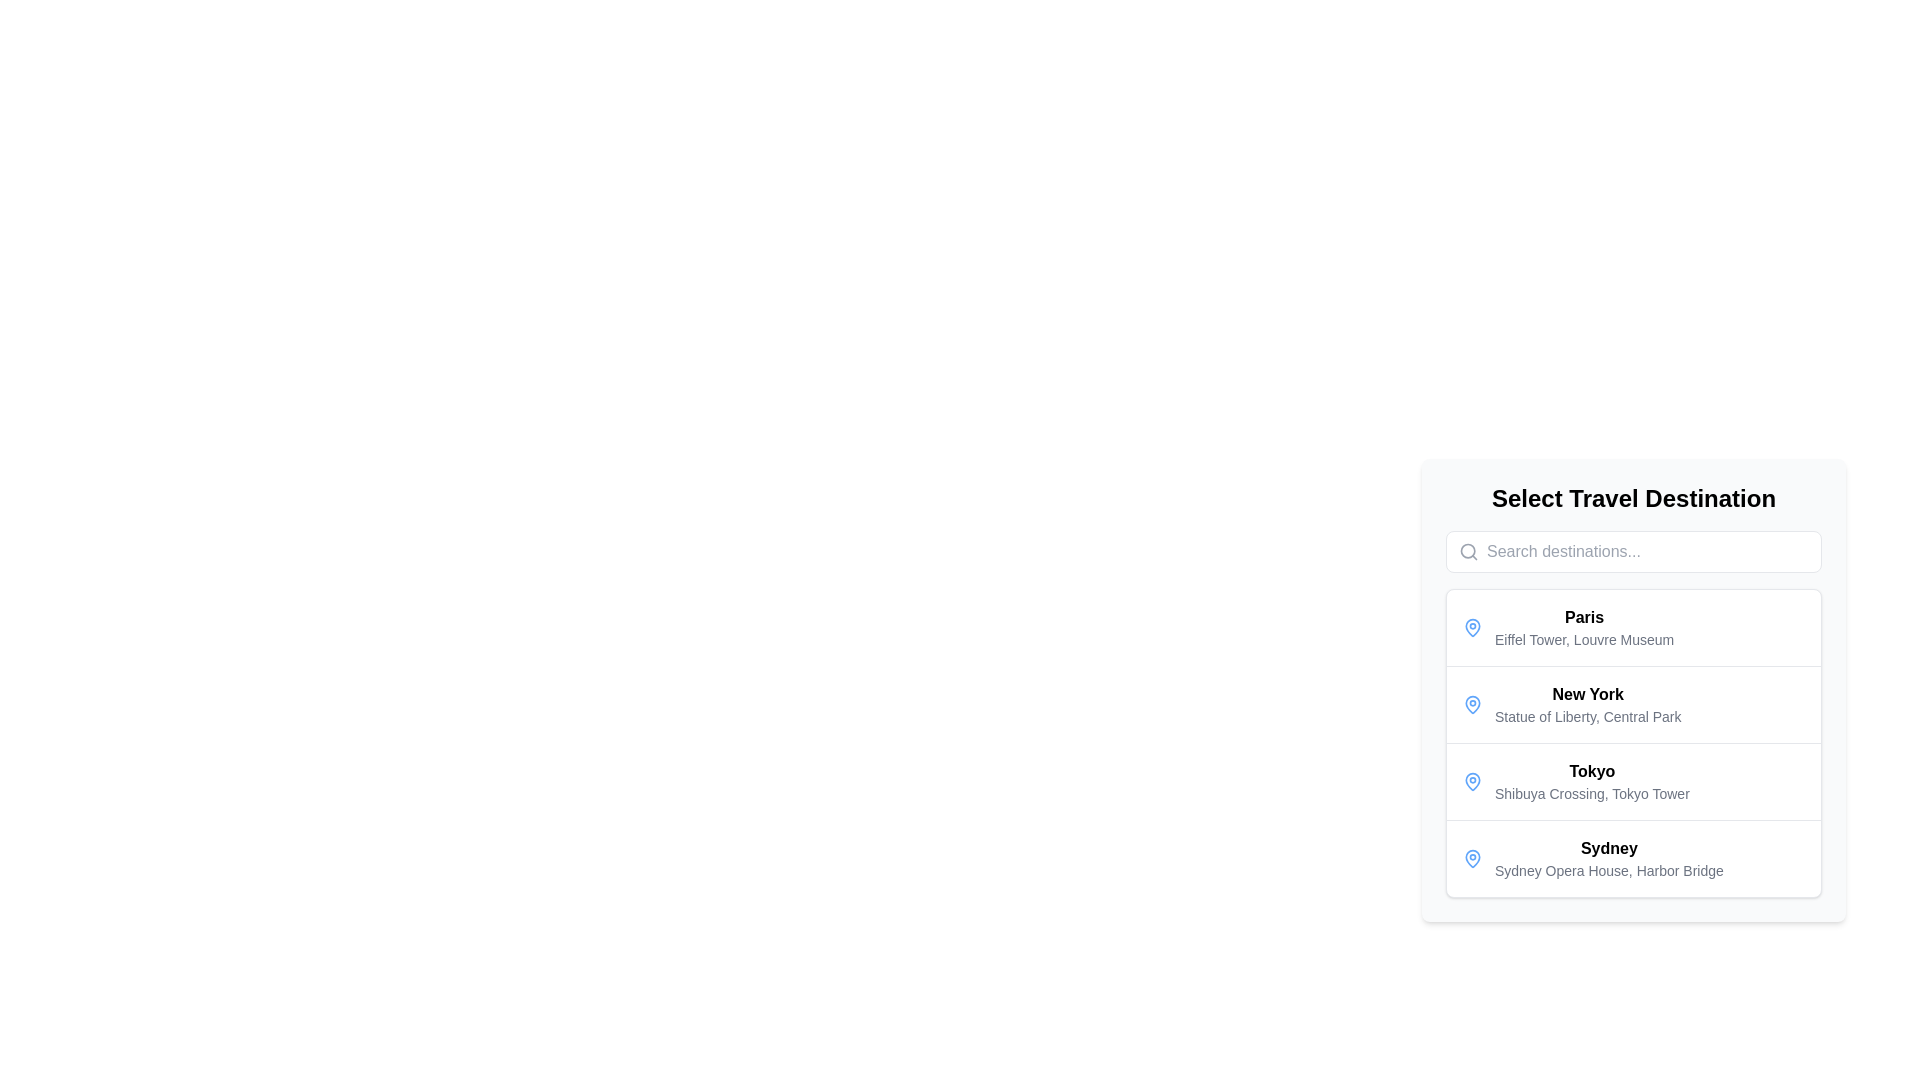 This screenshot has width=1920, height=1080. What do you see at coordinates (1591, 781) in the screenshot?
I see `the third item in the travel destinations list, which is located between 'New York' and 'Sydney'` at bounding box center [1591, 781].